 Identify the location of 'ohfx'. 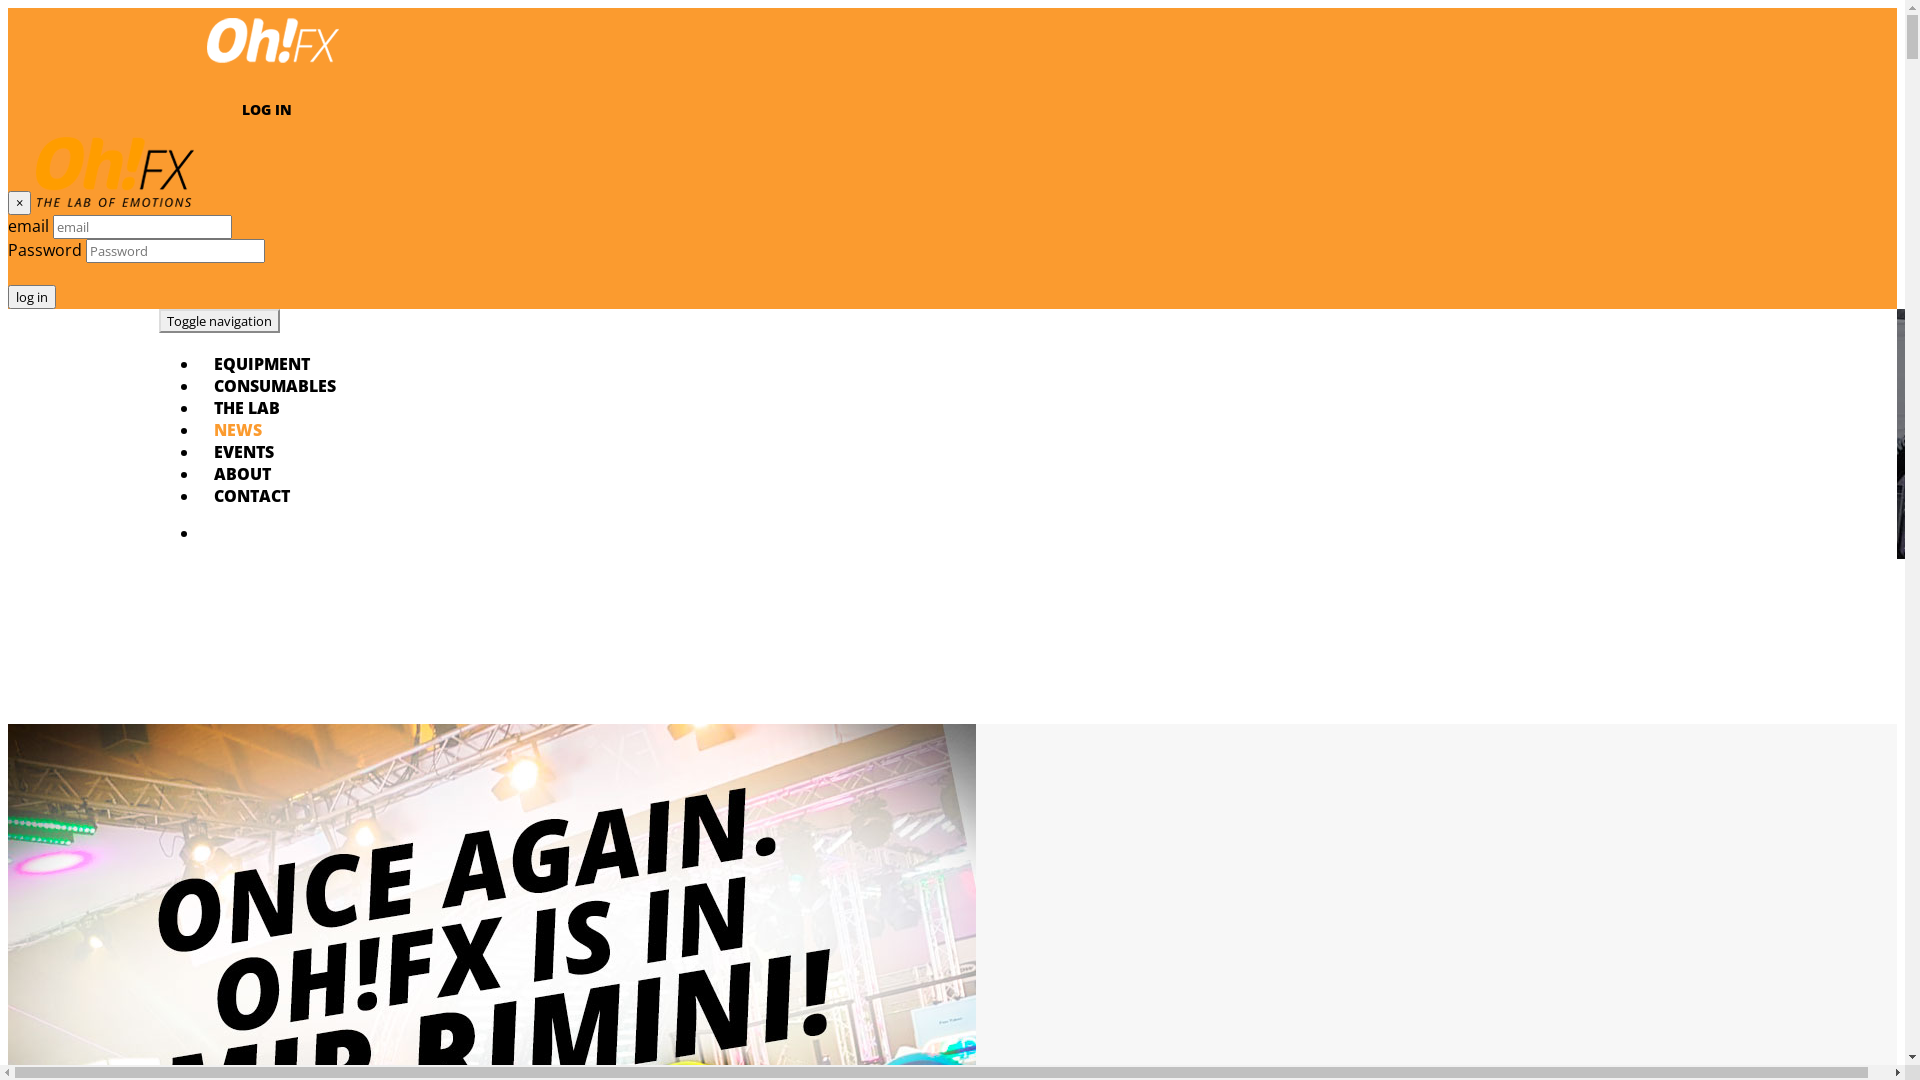
(272, 65).